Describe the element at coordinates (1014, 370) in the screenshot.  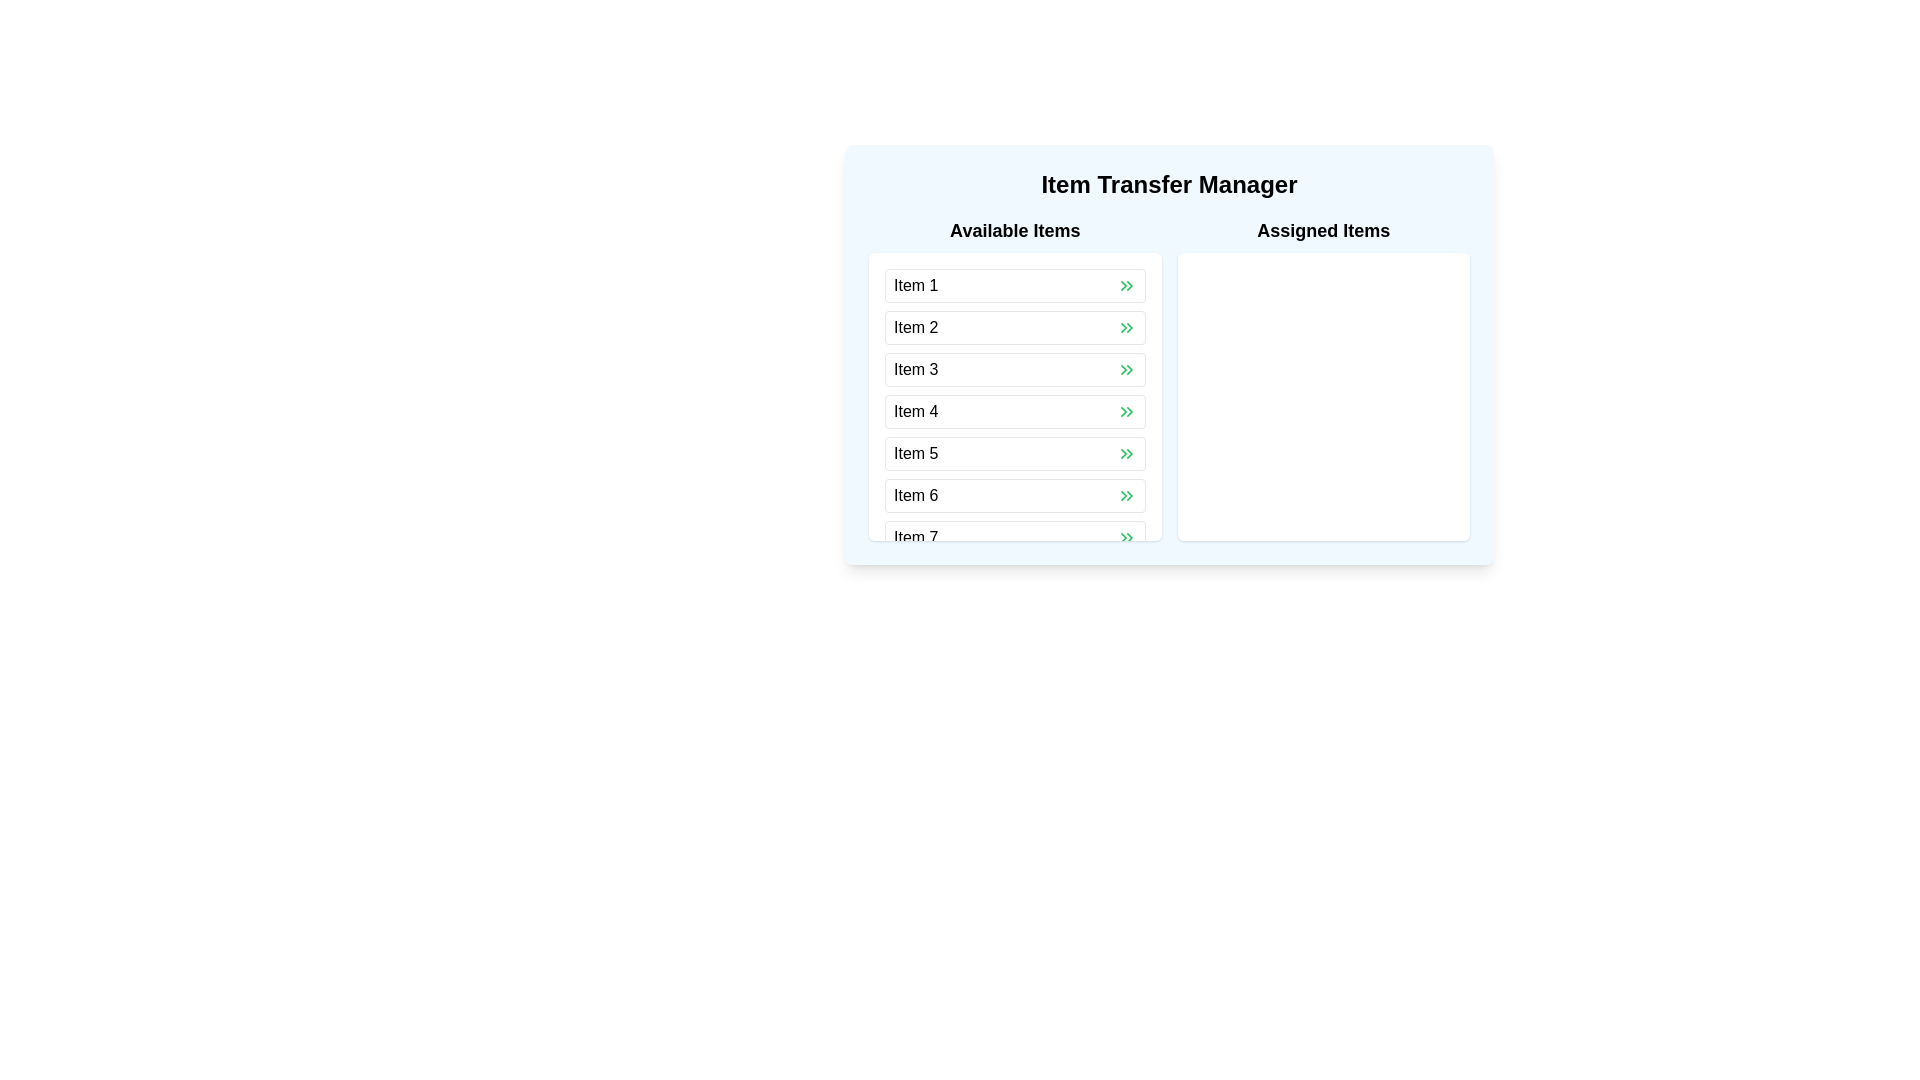
I see `the chevron of the third selectable list item in the 'Available Items' section of the 'Item Transfer Manager' panel to initiate an action` at that location.